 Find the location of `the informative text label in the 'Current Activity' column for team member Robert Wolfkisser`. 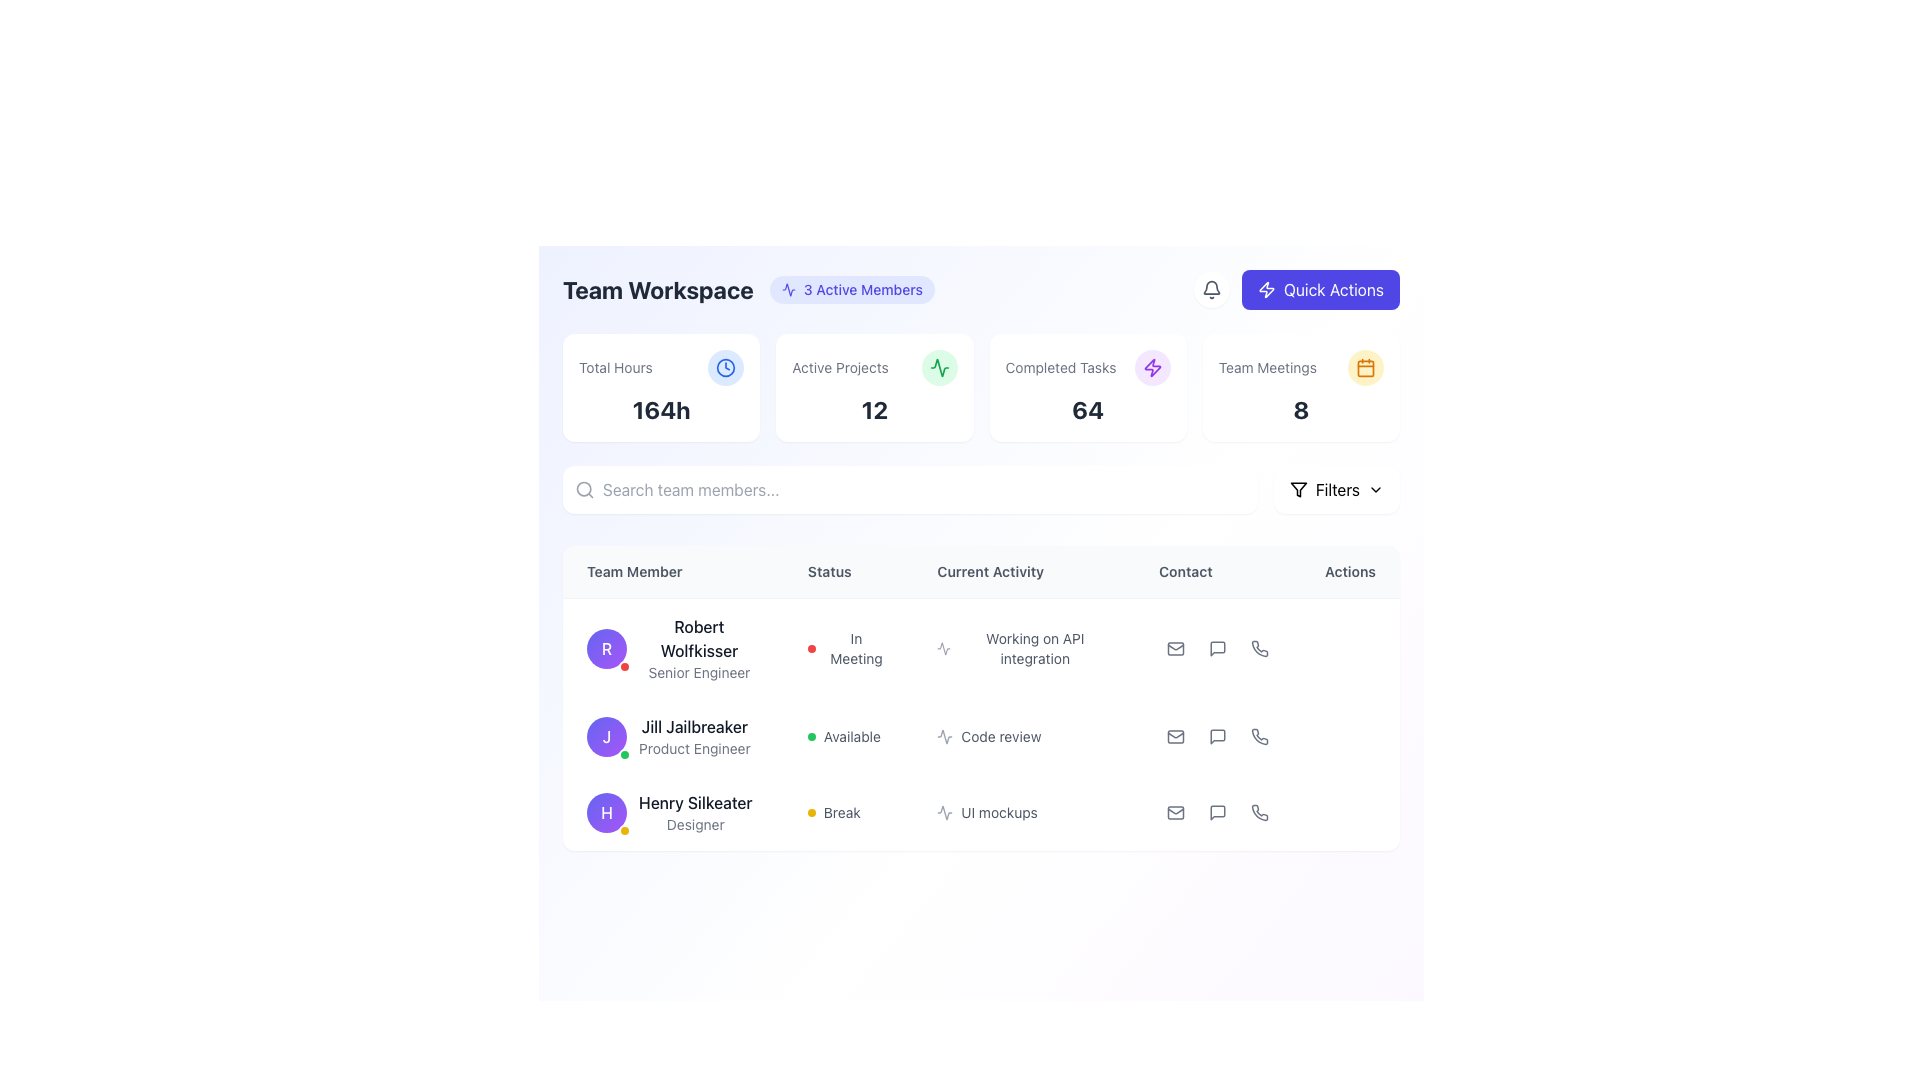

the informative text label in the 'Current Activity' column for team member Robert Wolfkisser is located at coordinates (1035, 648).